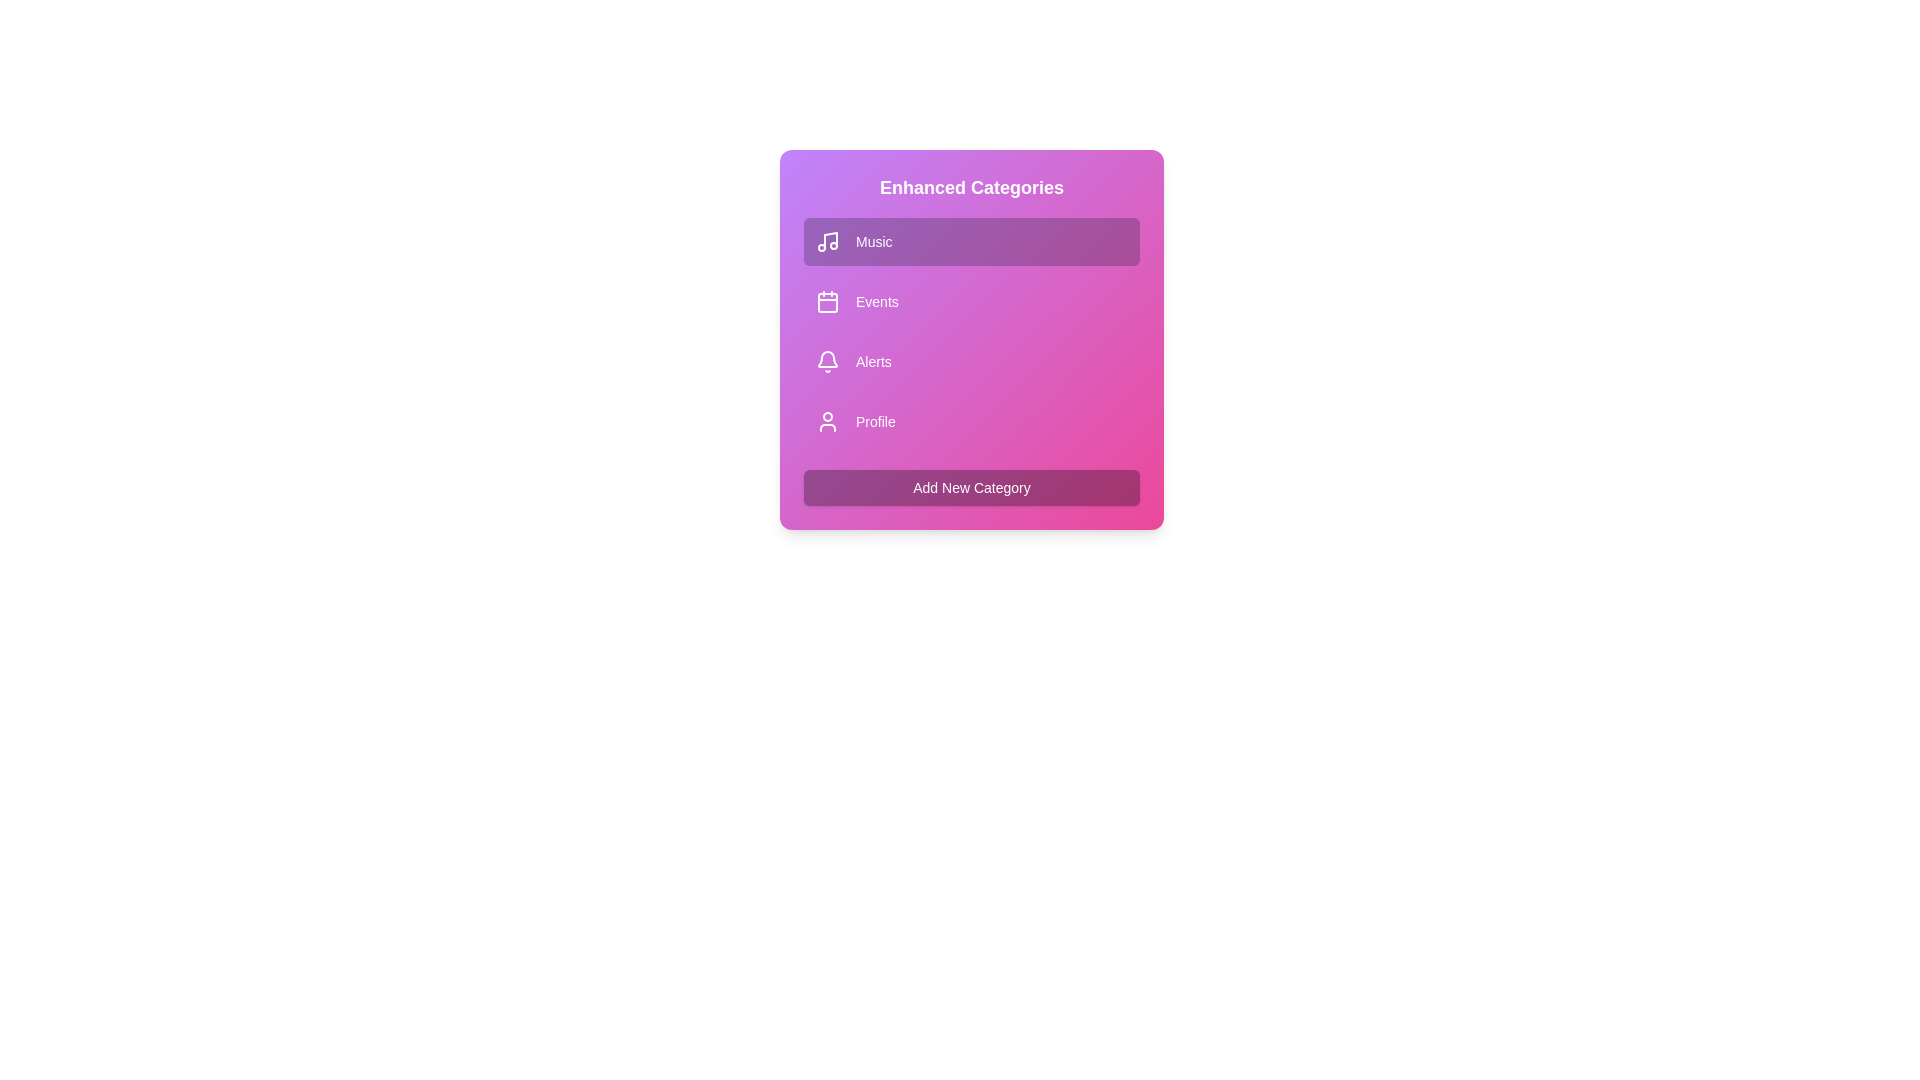 The height and width of the screenshot is (1080, 1920). I want to click on the category Events to observe the hover effect, so click(971, 301).